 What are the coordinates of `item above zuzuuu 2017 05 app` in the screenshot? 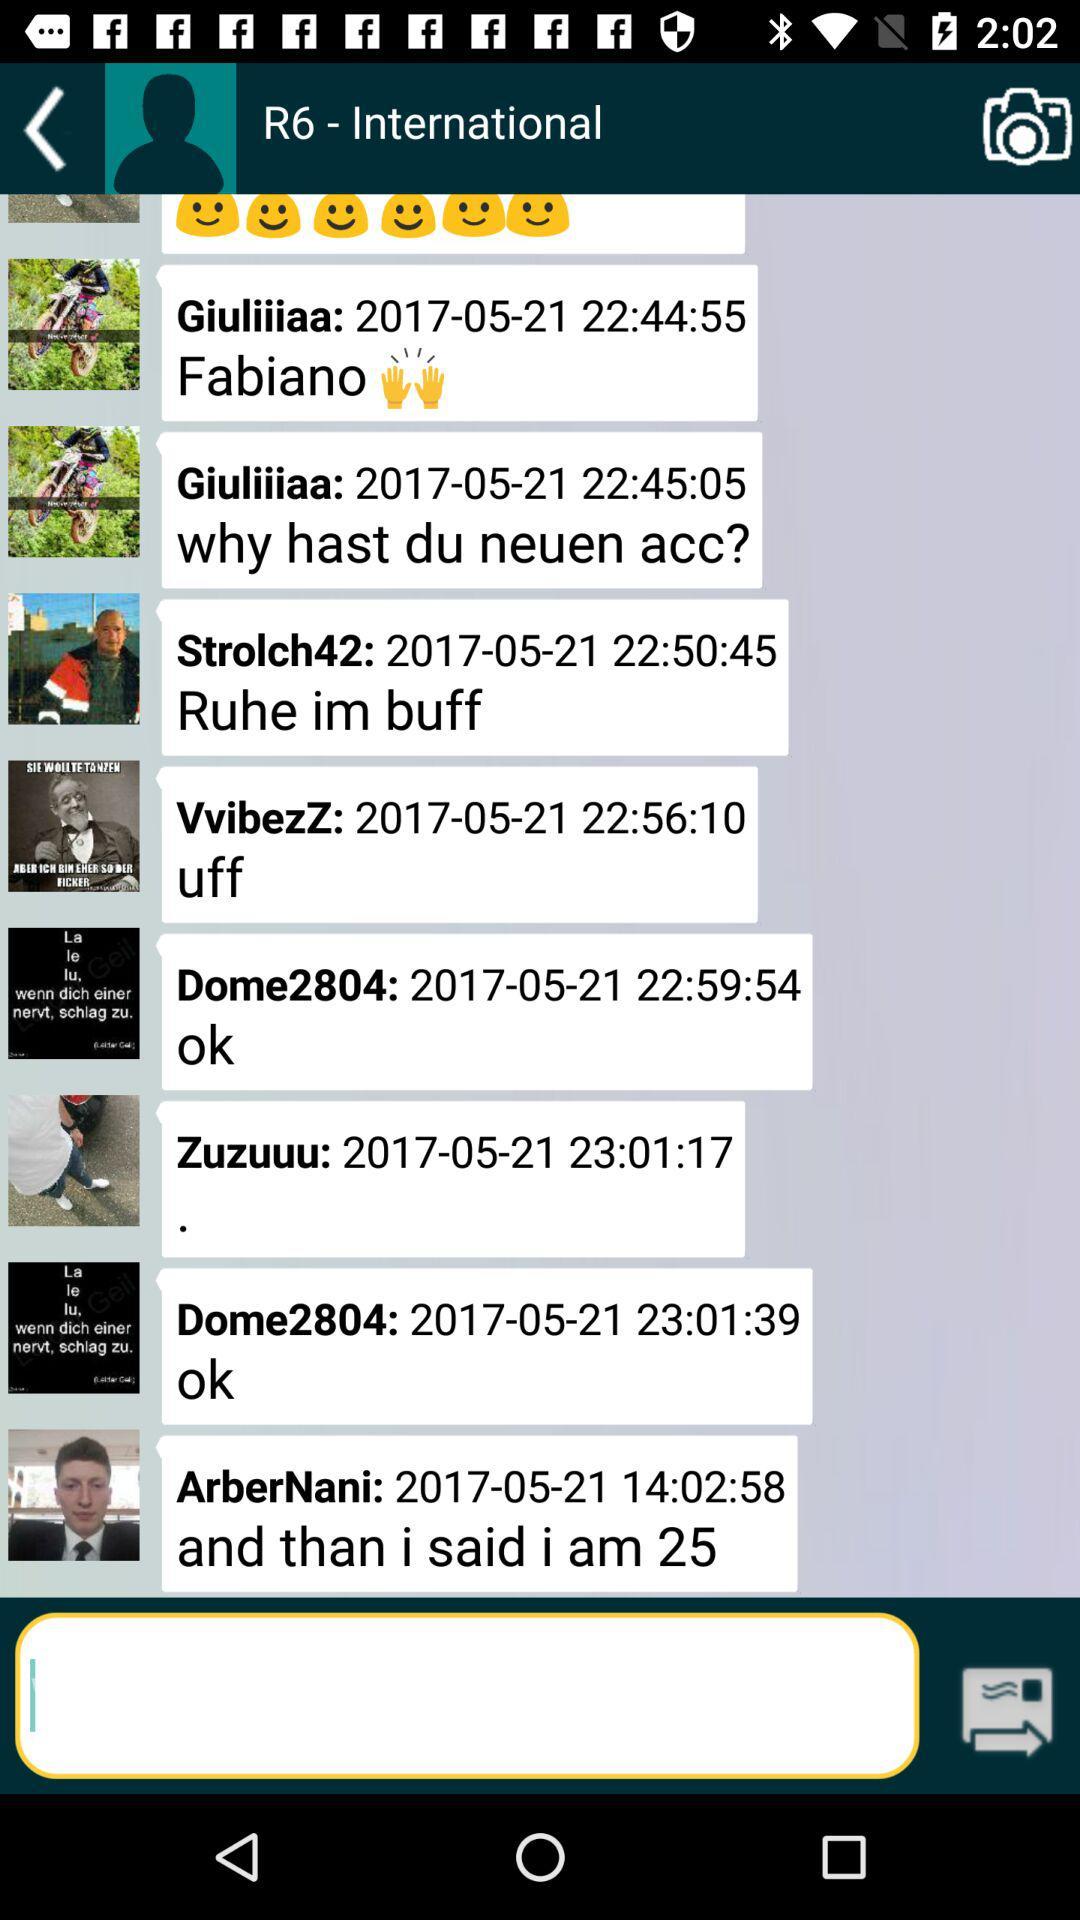 It's located at (617, 141).